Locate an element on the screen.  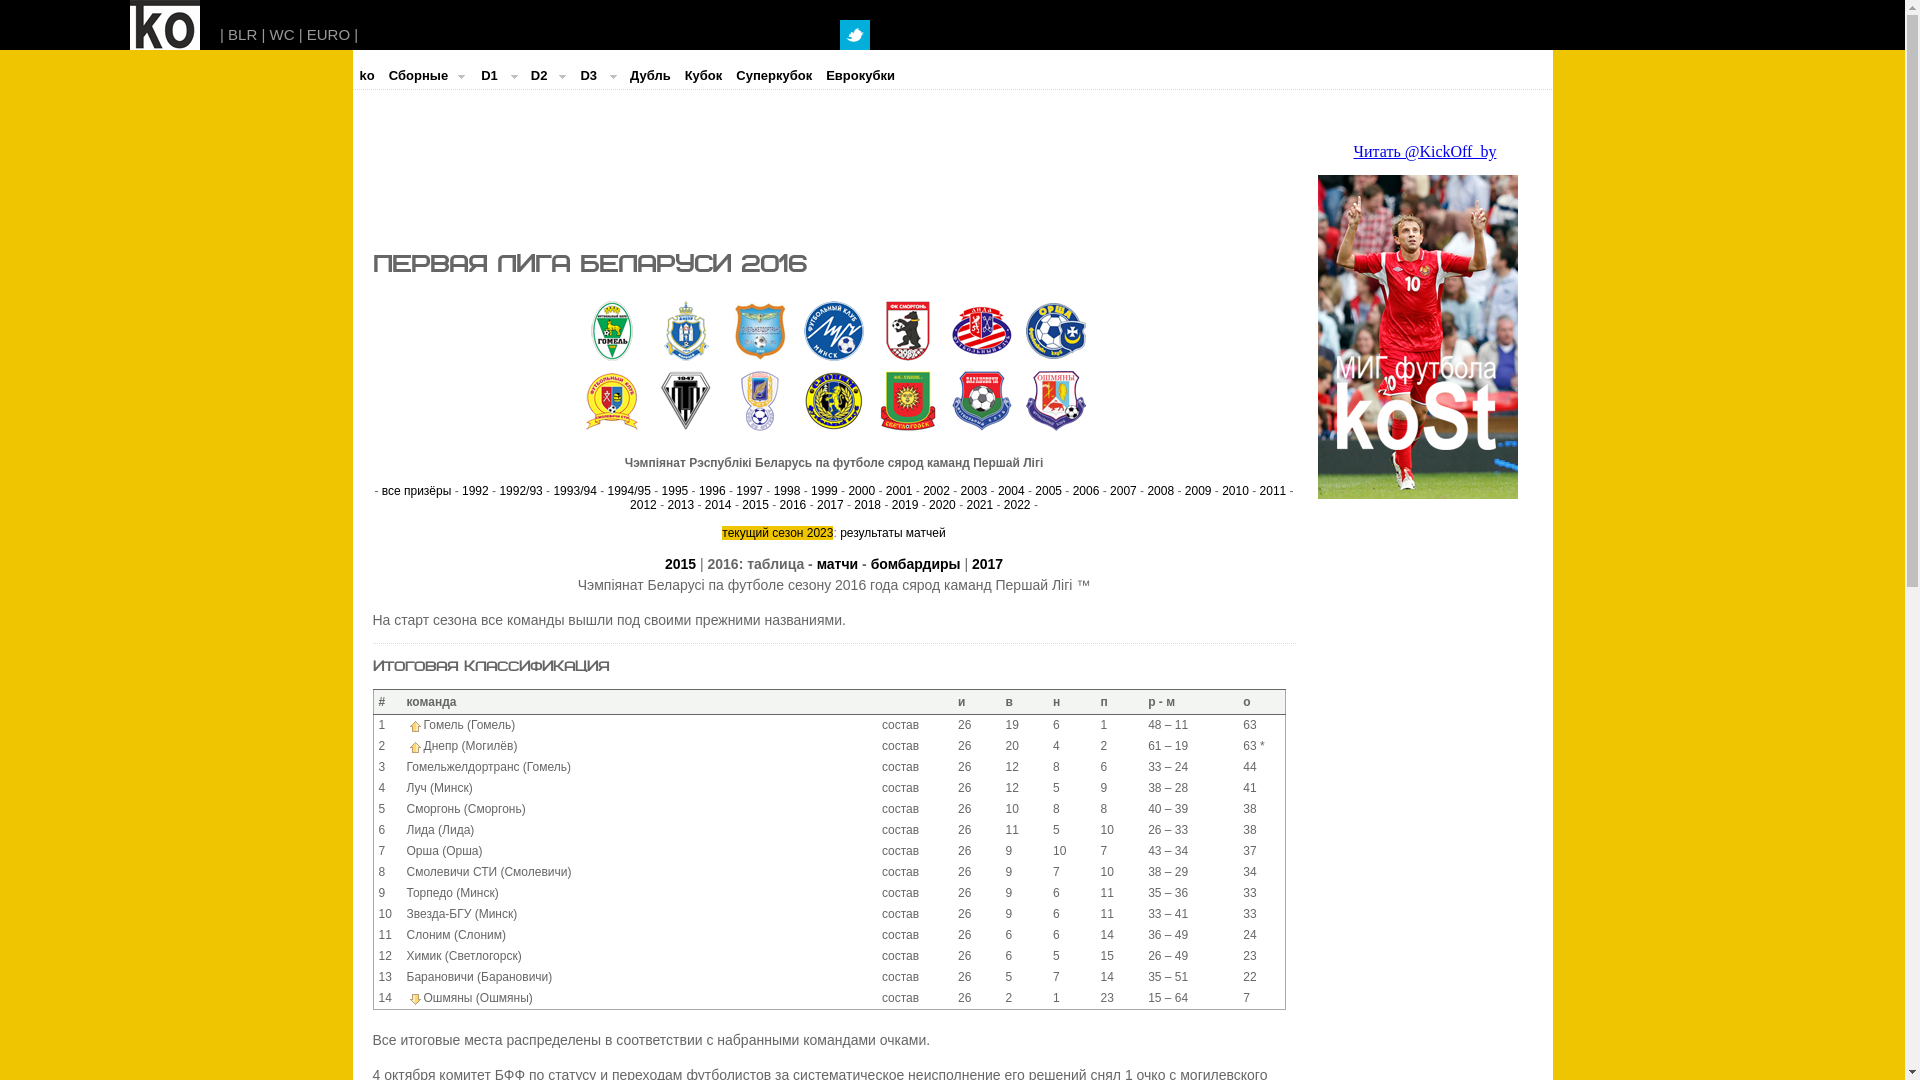
'2004' is located at coordinates (1011, 490).